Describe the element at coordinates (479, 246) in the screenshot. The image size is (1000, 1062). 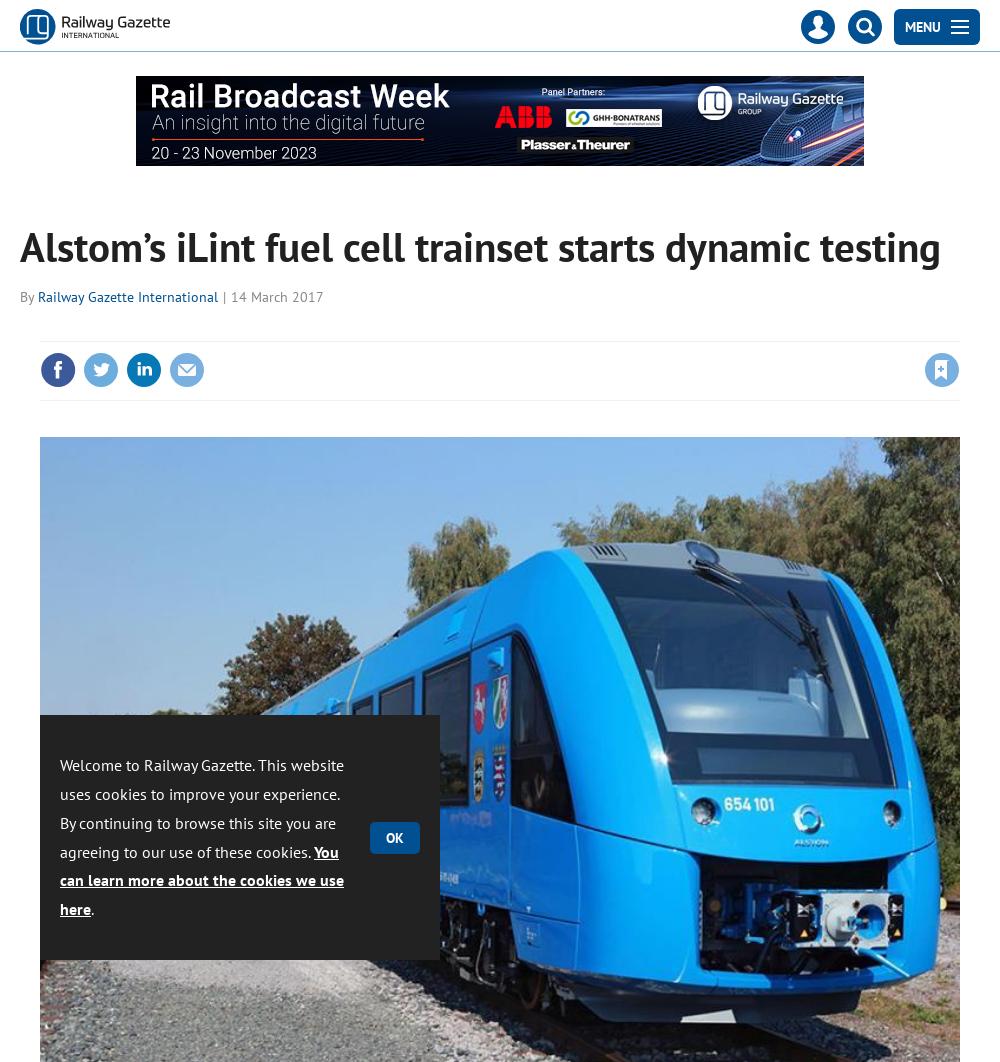
I see `'Alstom’s iLint fuel cell trainset starts dynamic testing'` at that location.